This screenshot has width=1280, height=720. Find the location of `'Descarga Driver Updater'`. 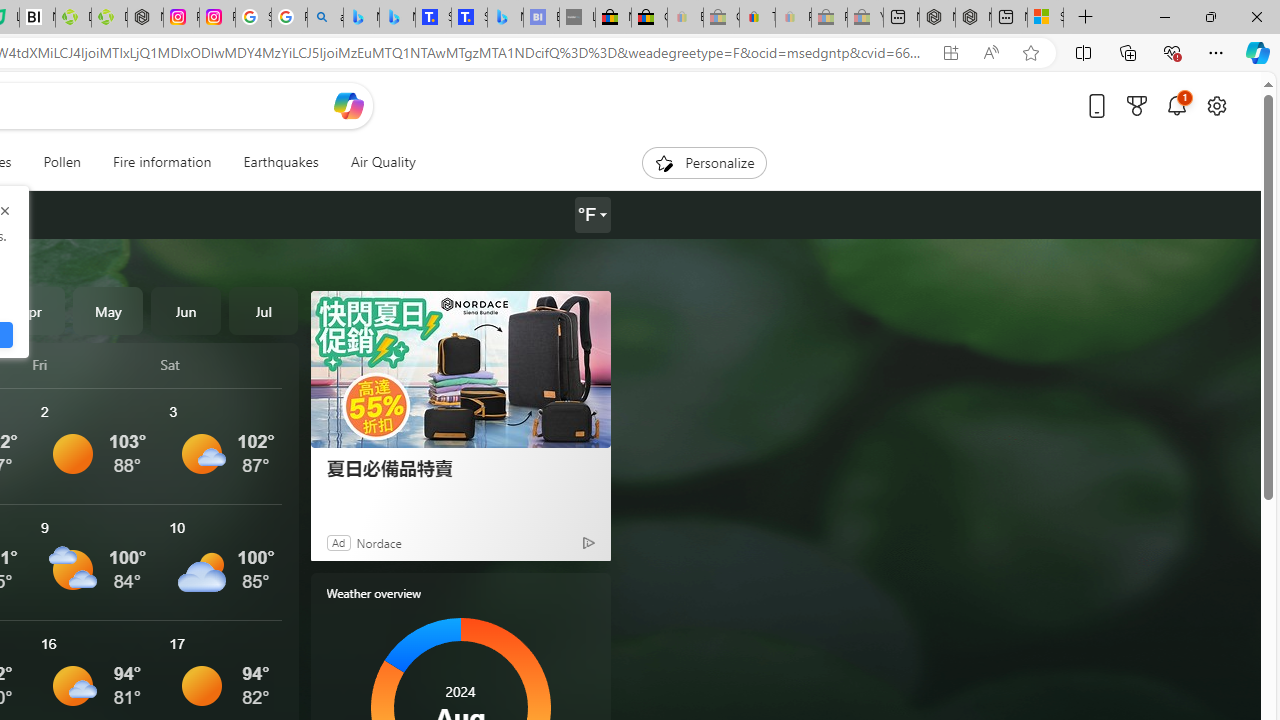

'Descarga Driver Updater' is located at coordinates (108, 17).